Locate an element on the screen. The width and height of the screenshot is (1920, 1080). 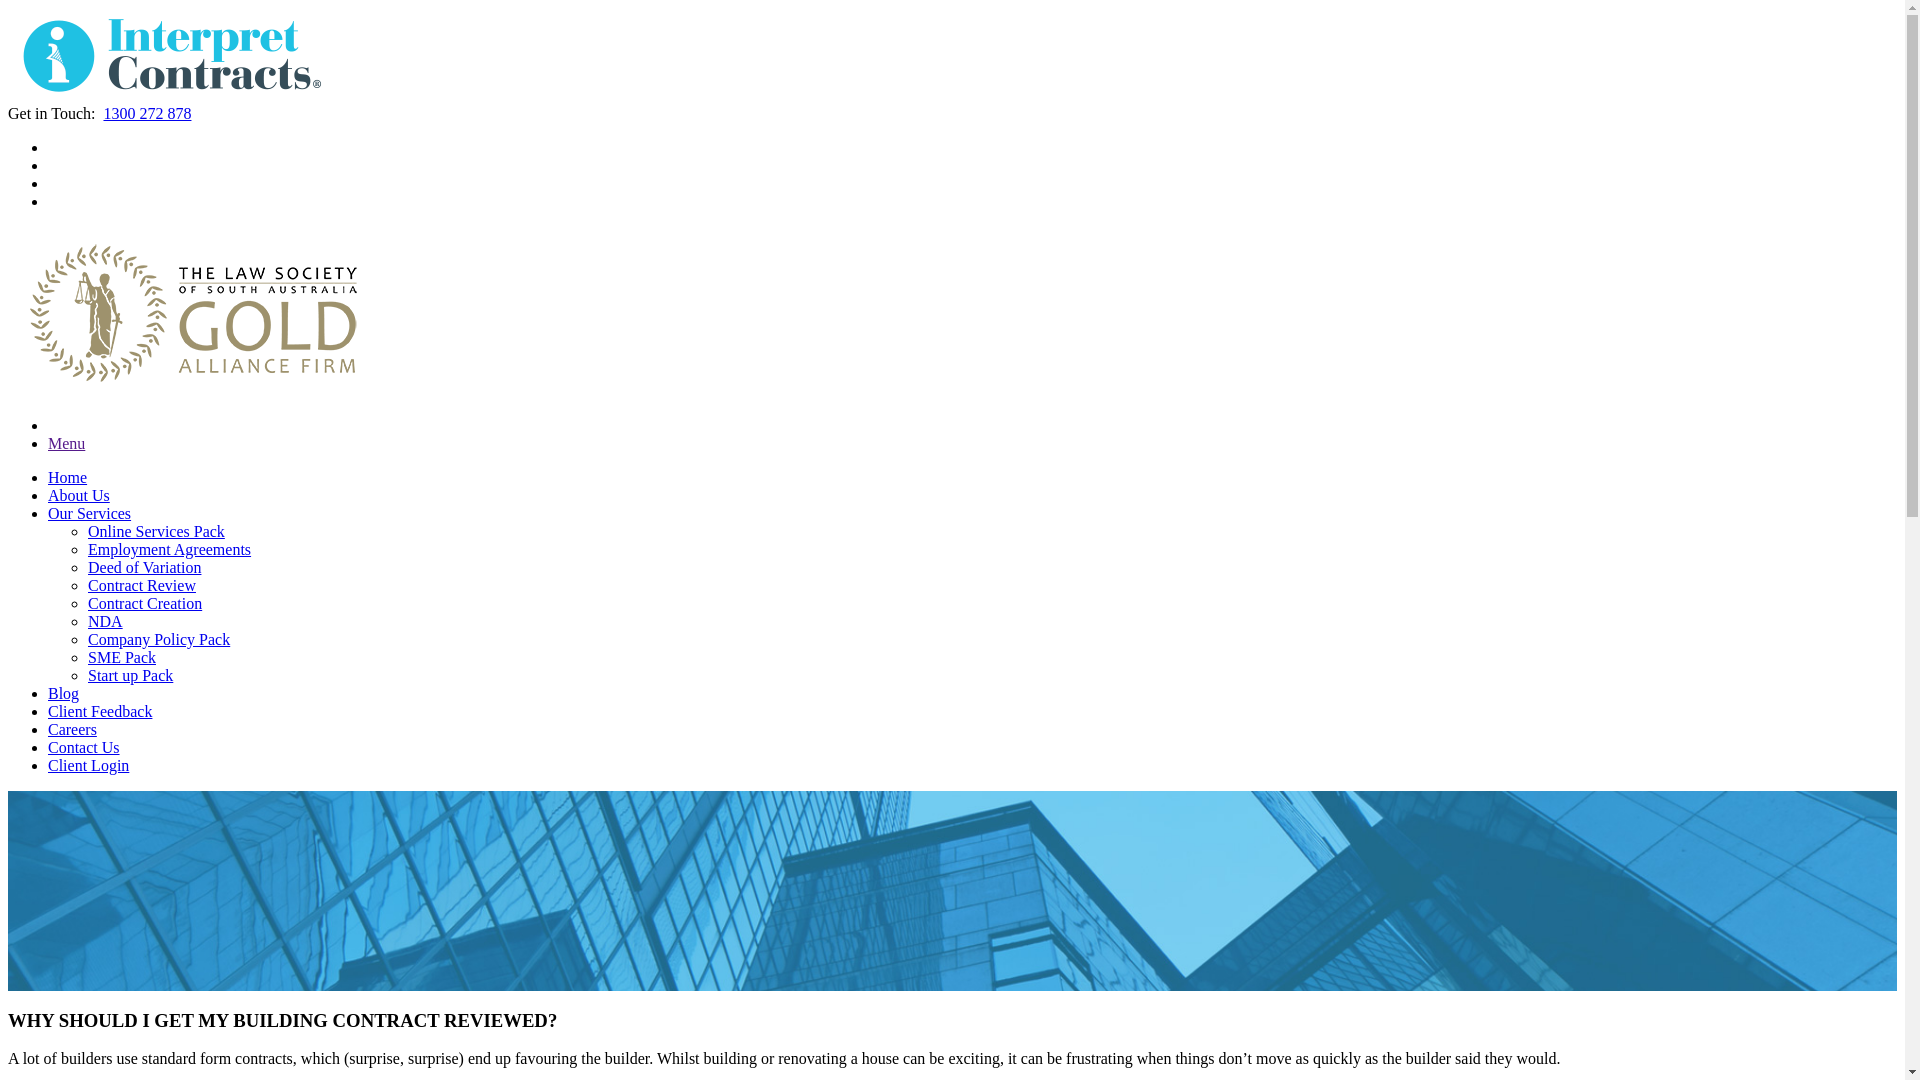
'Start up Pack' is located at coordinates (86, 675).